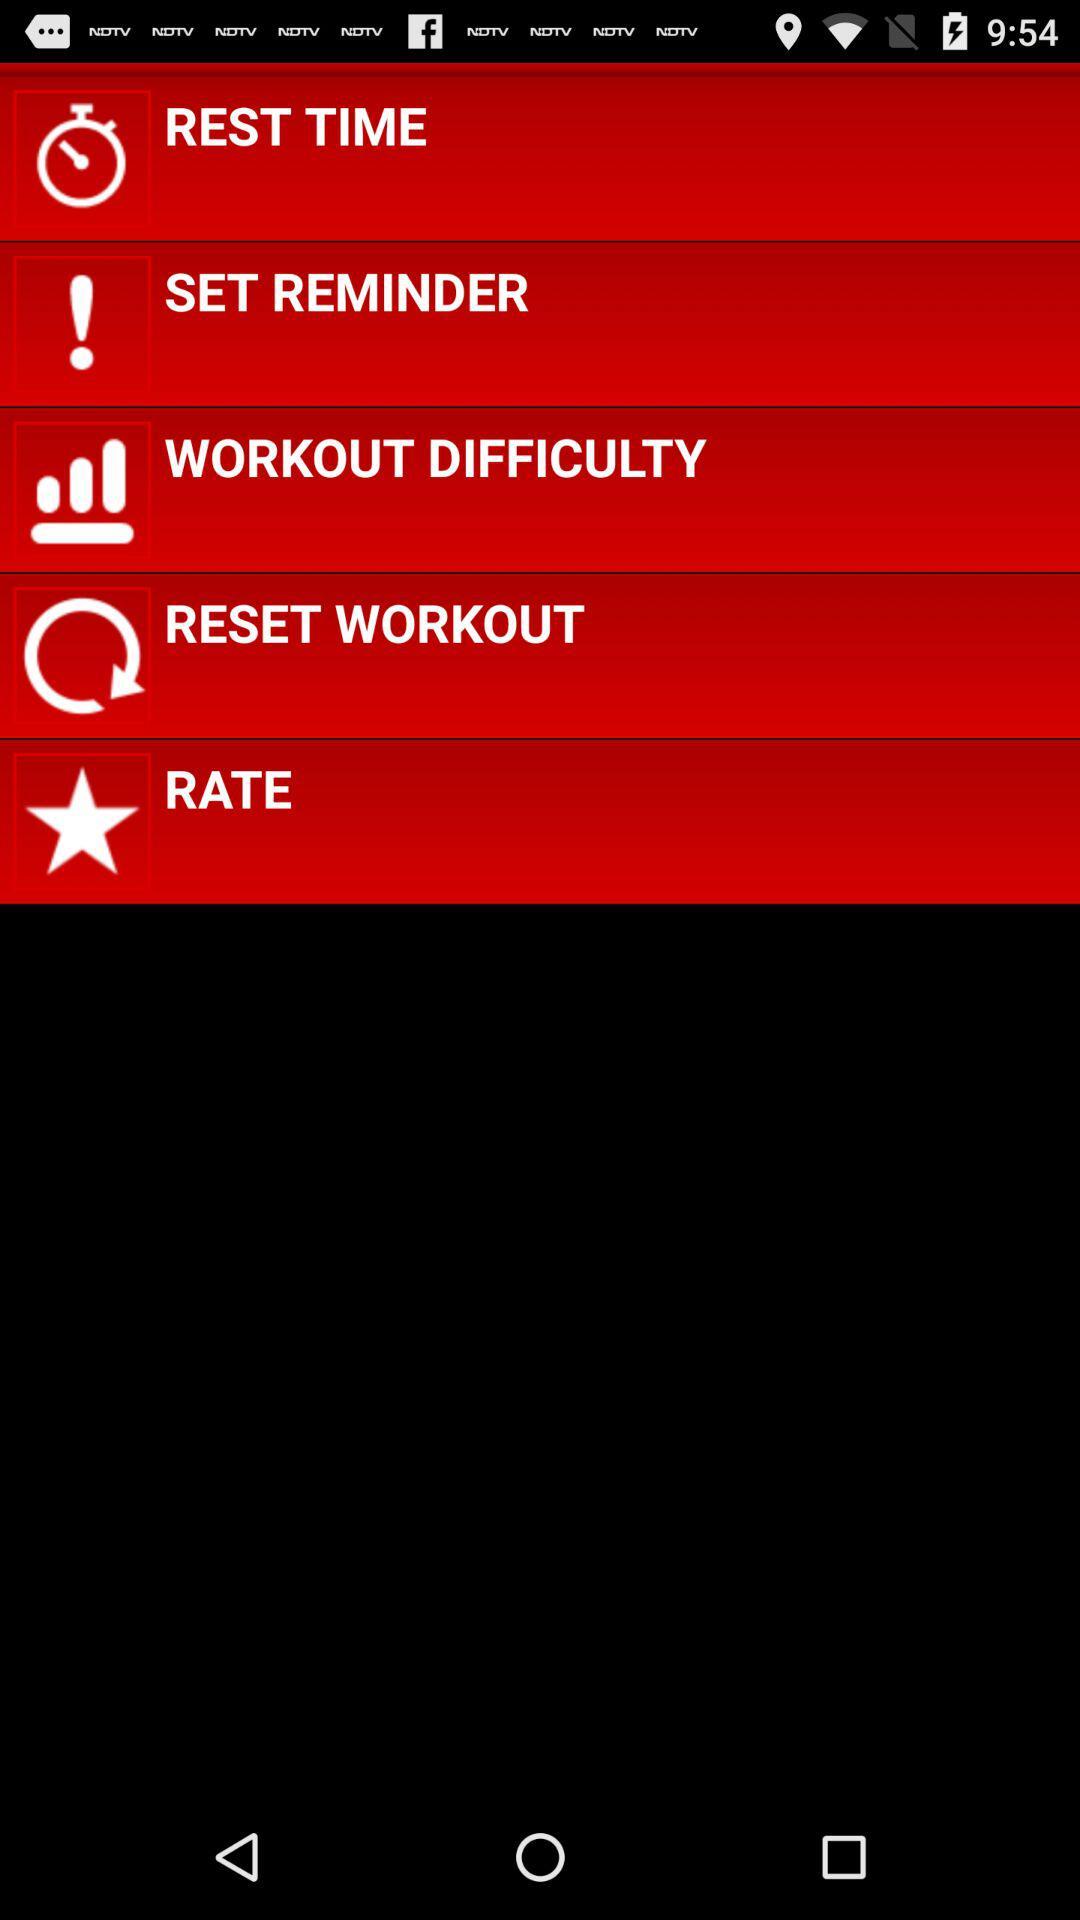 The height and width of the screenshot is (1920, 1080). I want to click on the workout difficulty app, so click(434, 455).